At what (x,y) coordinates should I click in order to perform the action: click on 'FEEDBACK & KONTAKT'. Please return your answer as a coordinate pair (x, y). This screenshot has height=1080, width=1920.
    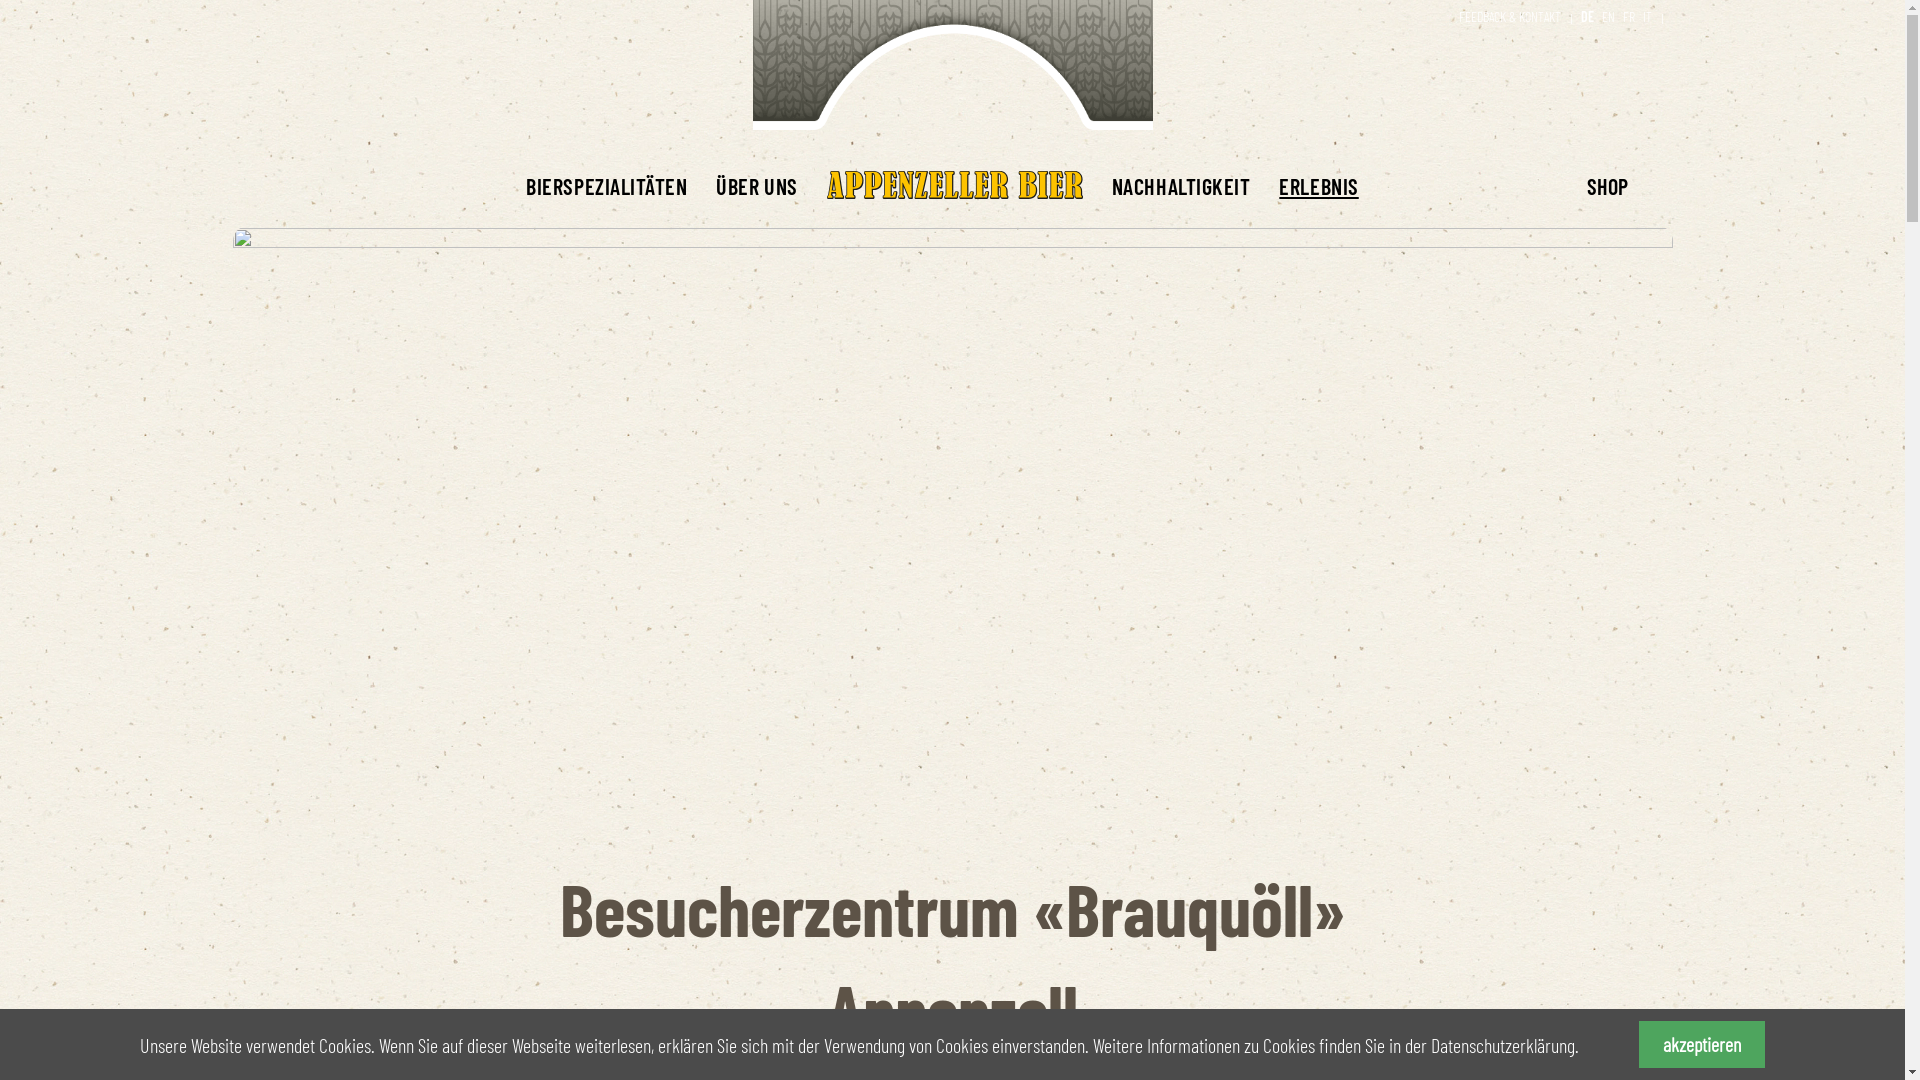
    Looking at the image, I should click on (1510, 16).